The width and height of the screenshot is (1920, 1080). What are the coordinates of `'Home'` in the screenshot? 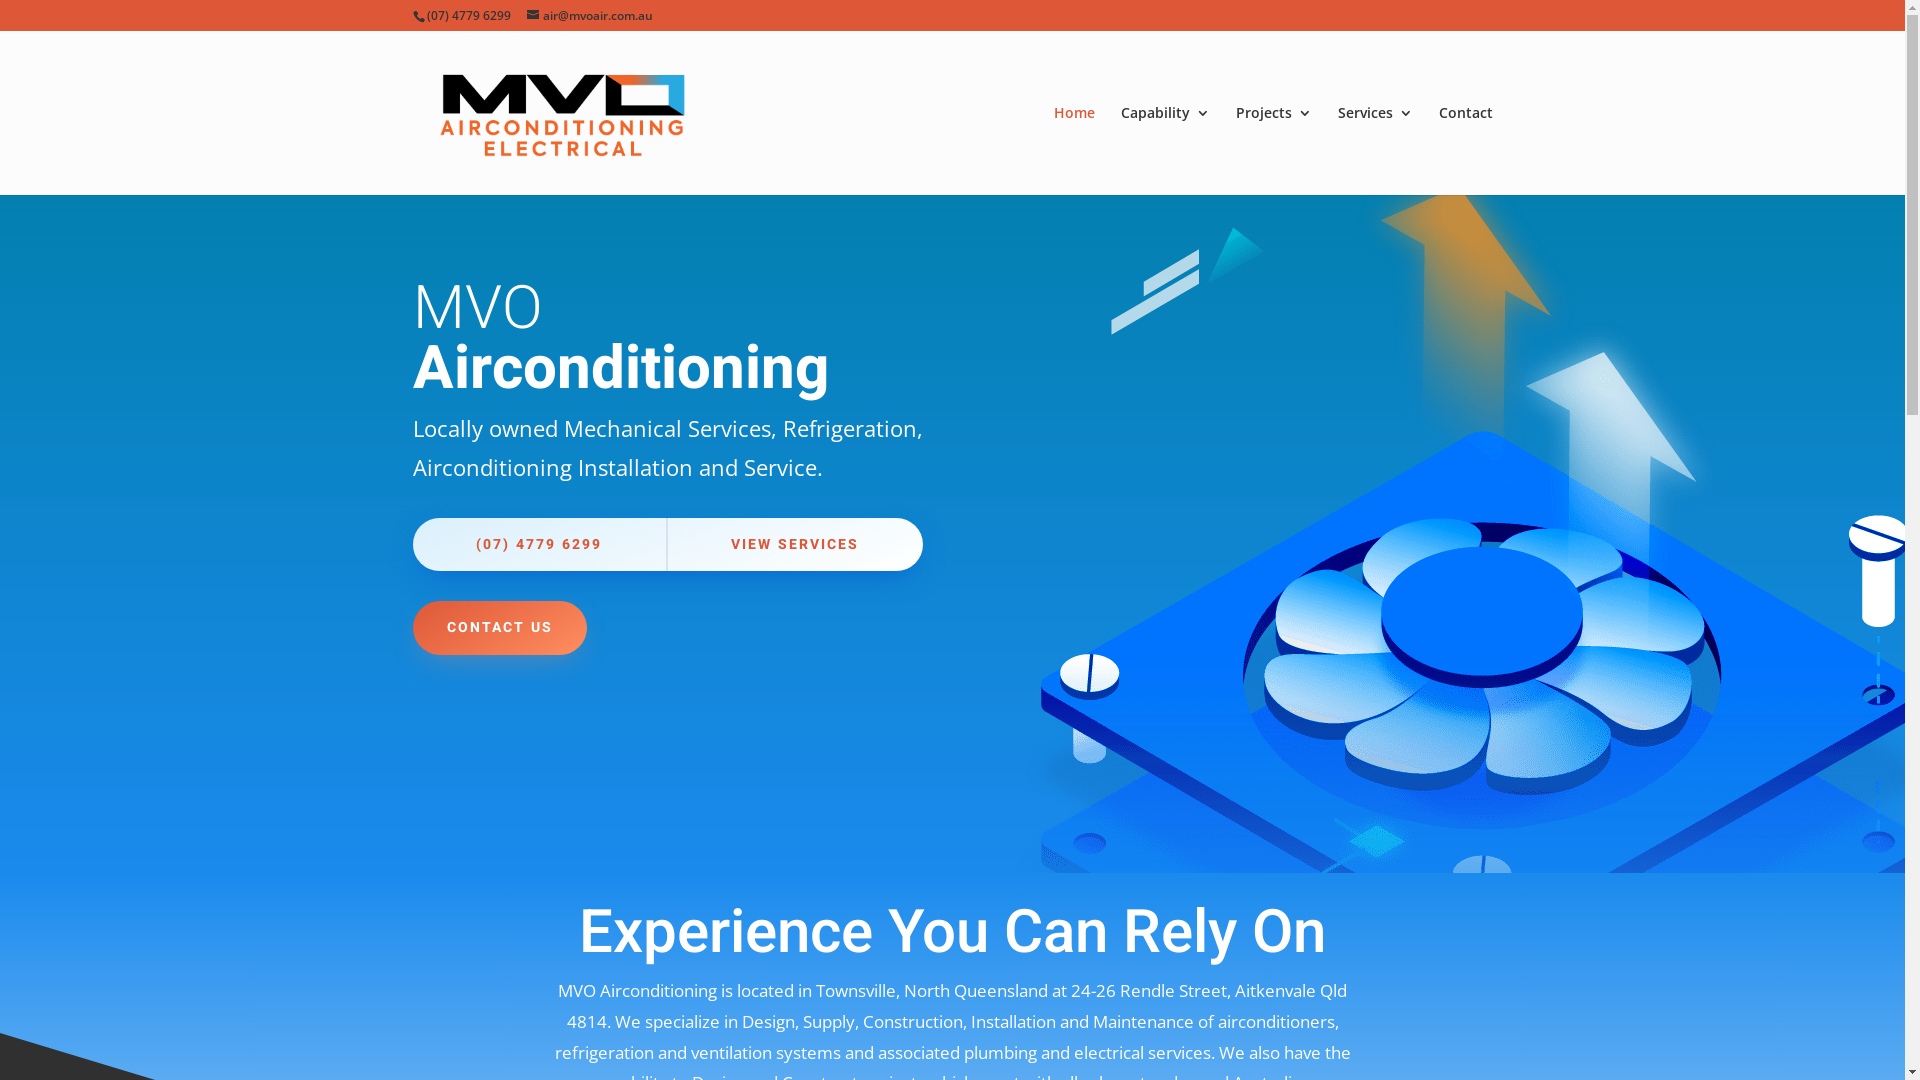 It's located at (1073, 149).